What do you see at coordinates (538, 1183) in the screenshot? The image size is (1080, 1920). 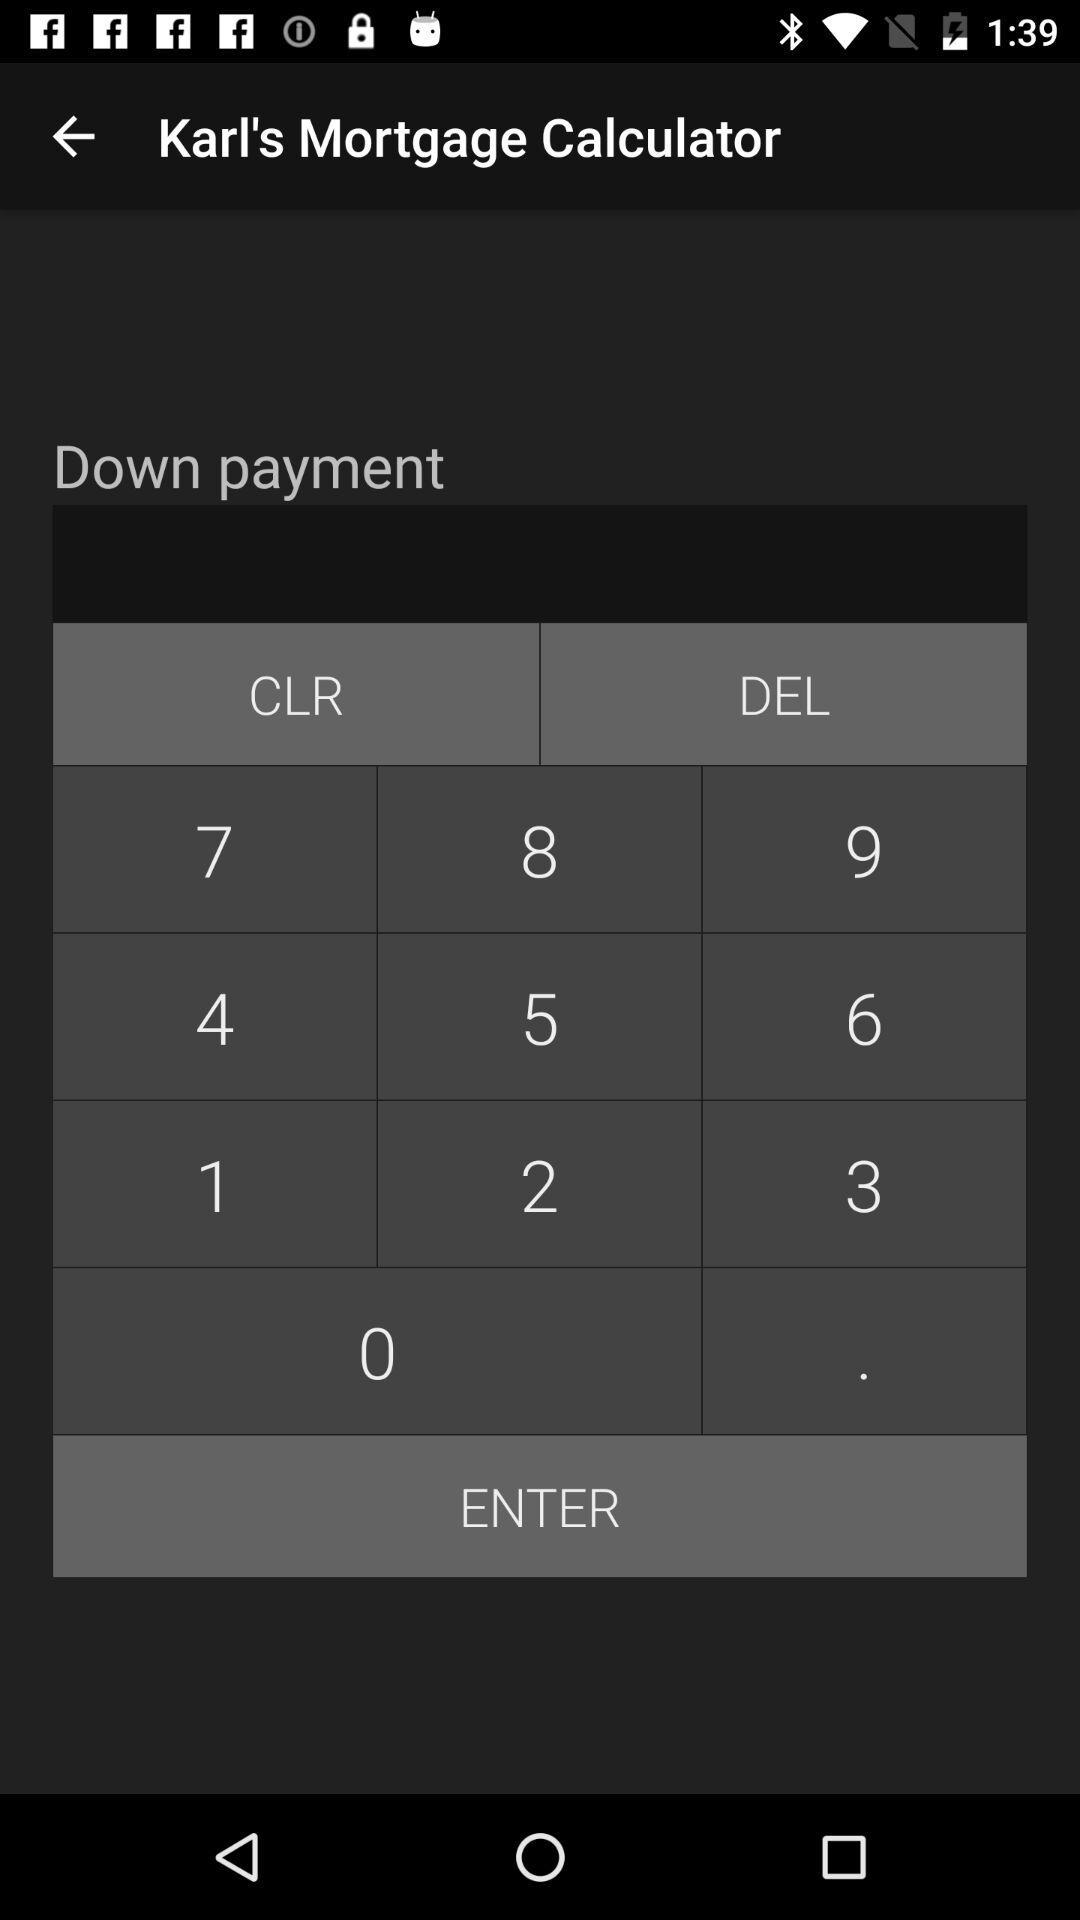 I see `item below 4 button` at bounding box center [538, 1183].